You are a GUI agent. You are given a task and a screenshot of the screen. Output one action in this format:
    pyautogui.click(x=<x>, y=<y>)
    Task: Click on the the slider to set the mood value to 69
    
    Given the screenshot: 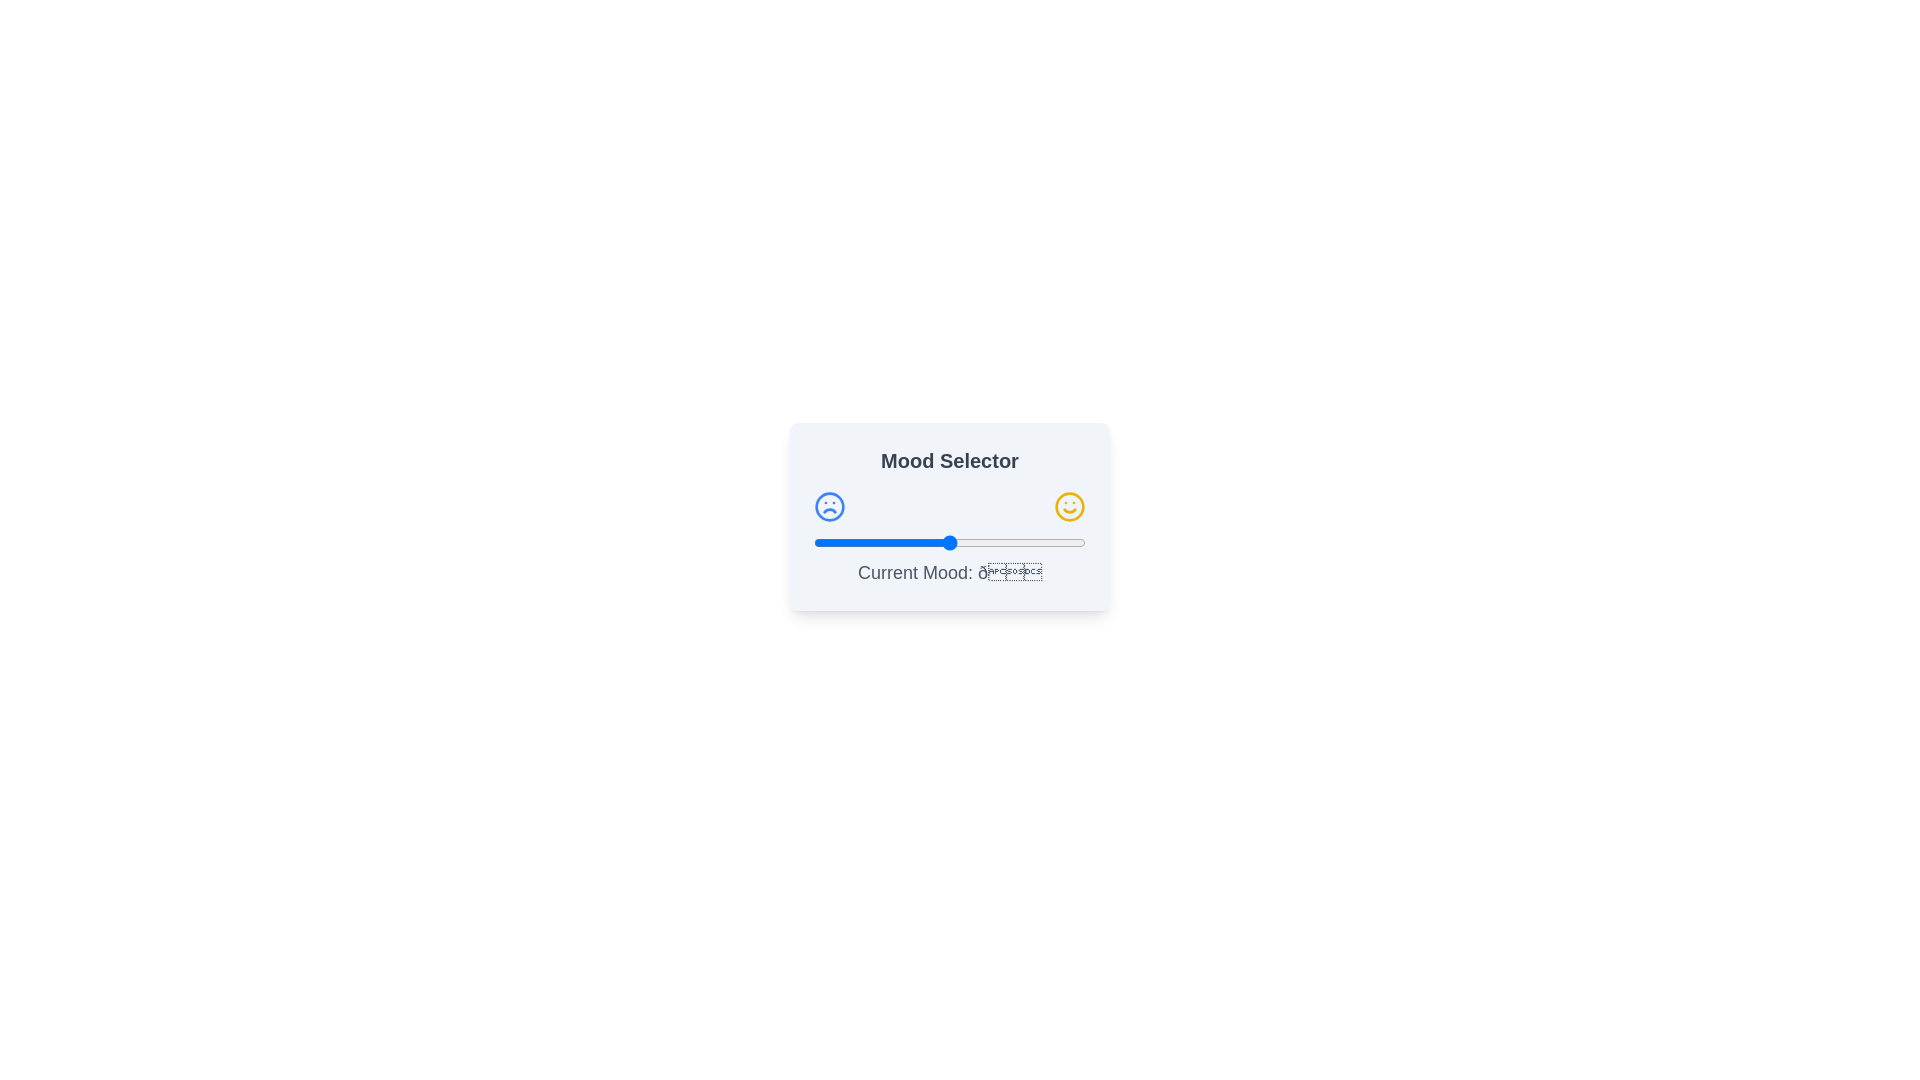 What is the action you would take?
    pyautogui.click(x=1001, y=543)
    